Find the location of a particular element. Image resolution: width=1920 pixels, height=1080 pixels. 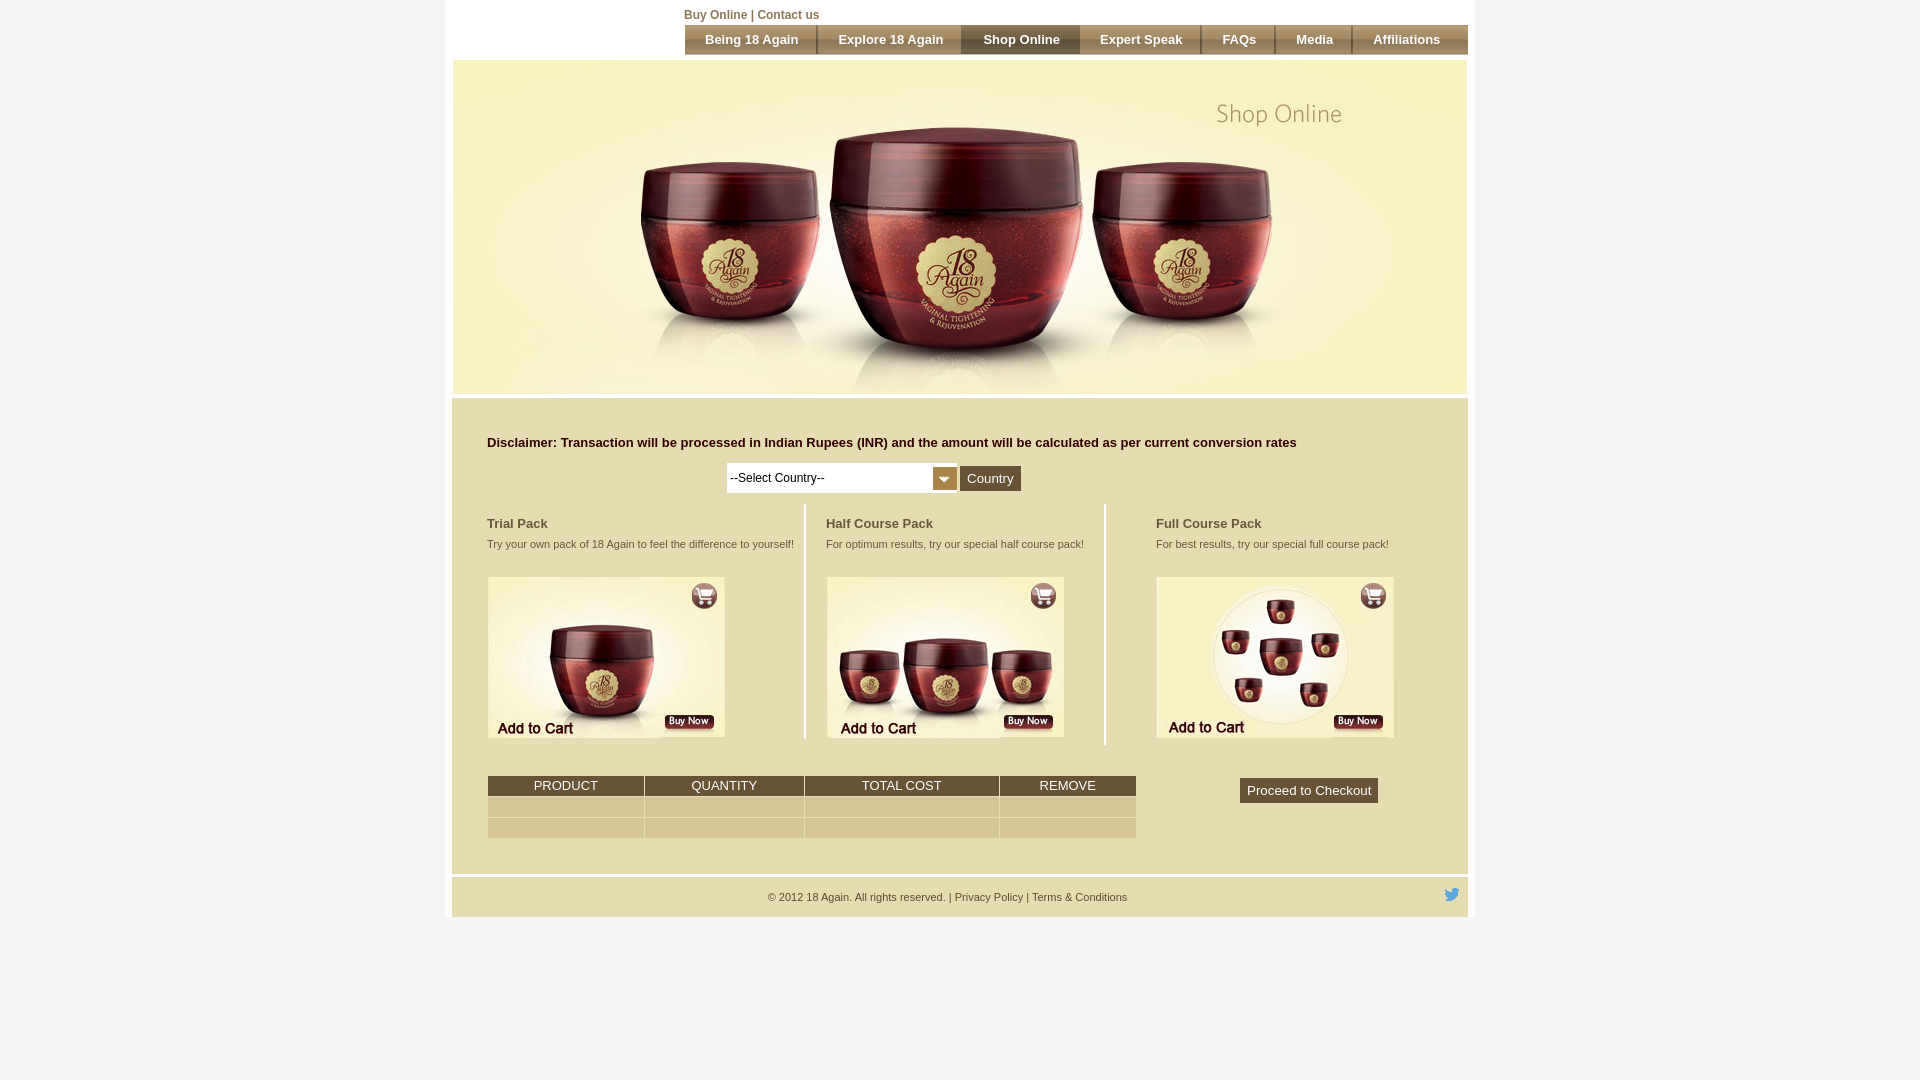

'Explore 18 Again' is located at coordinates (817, 39).